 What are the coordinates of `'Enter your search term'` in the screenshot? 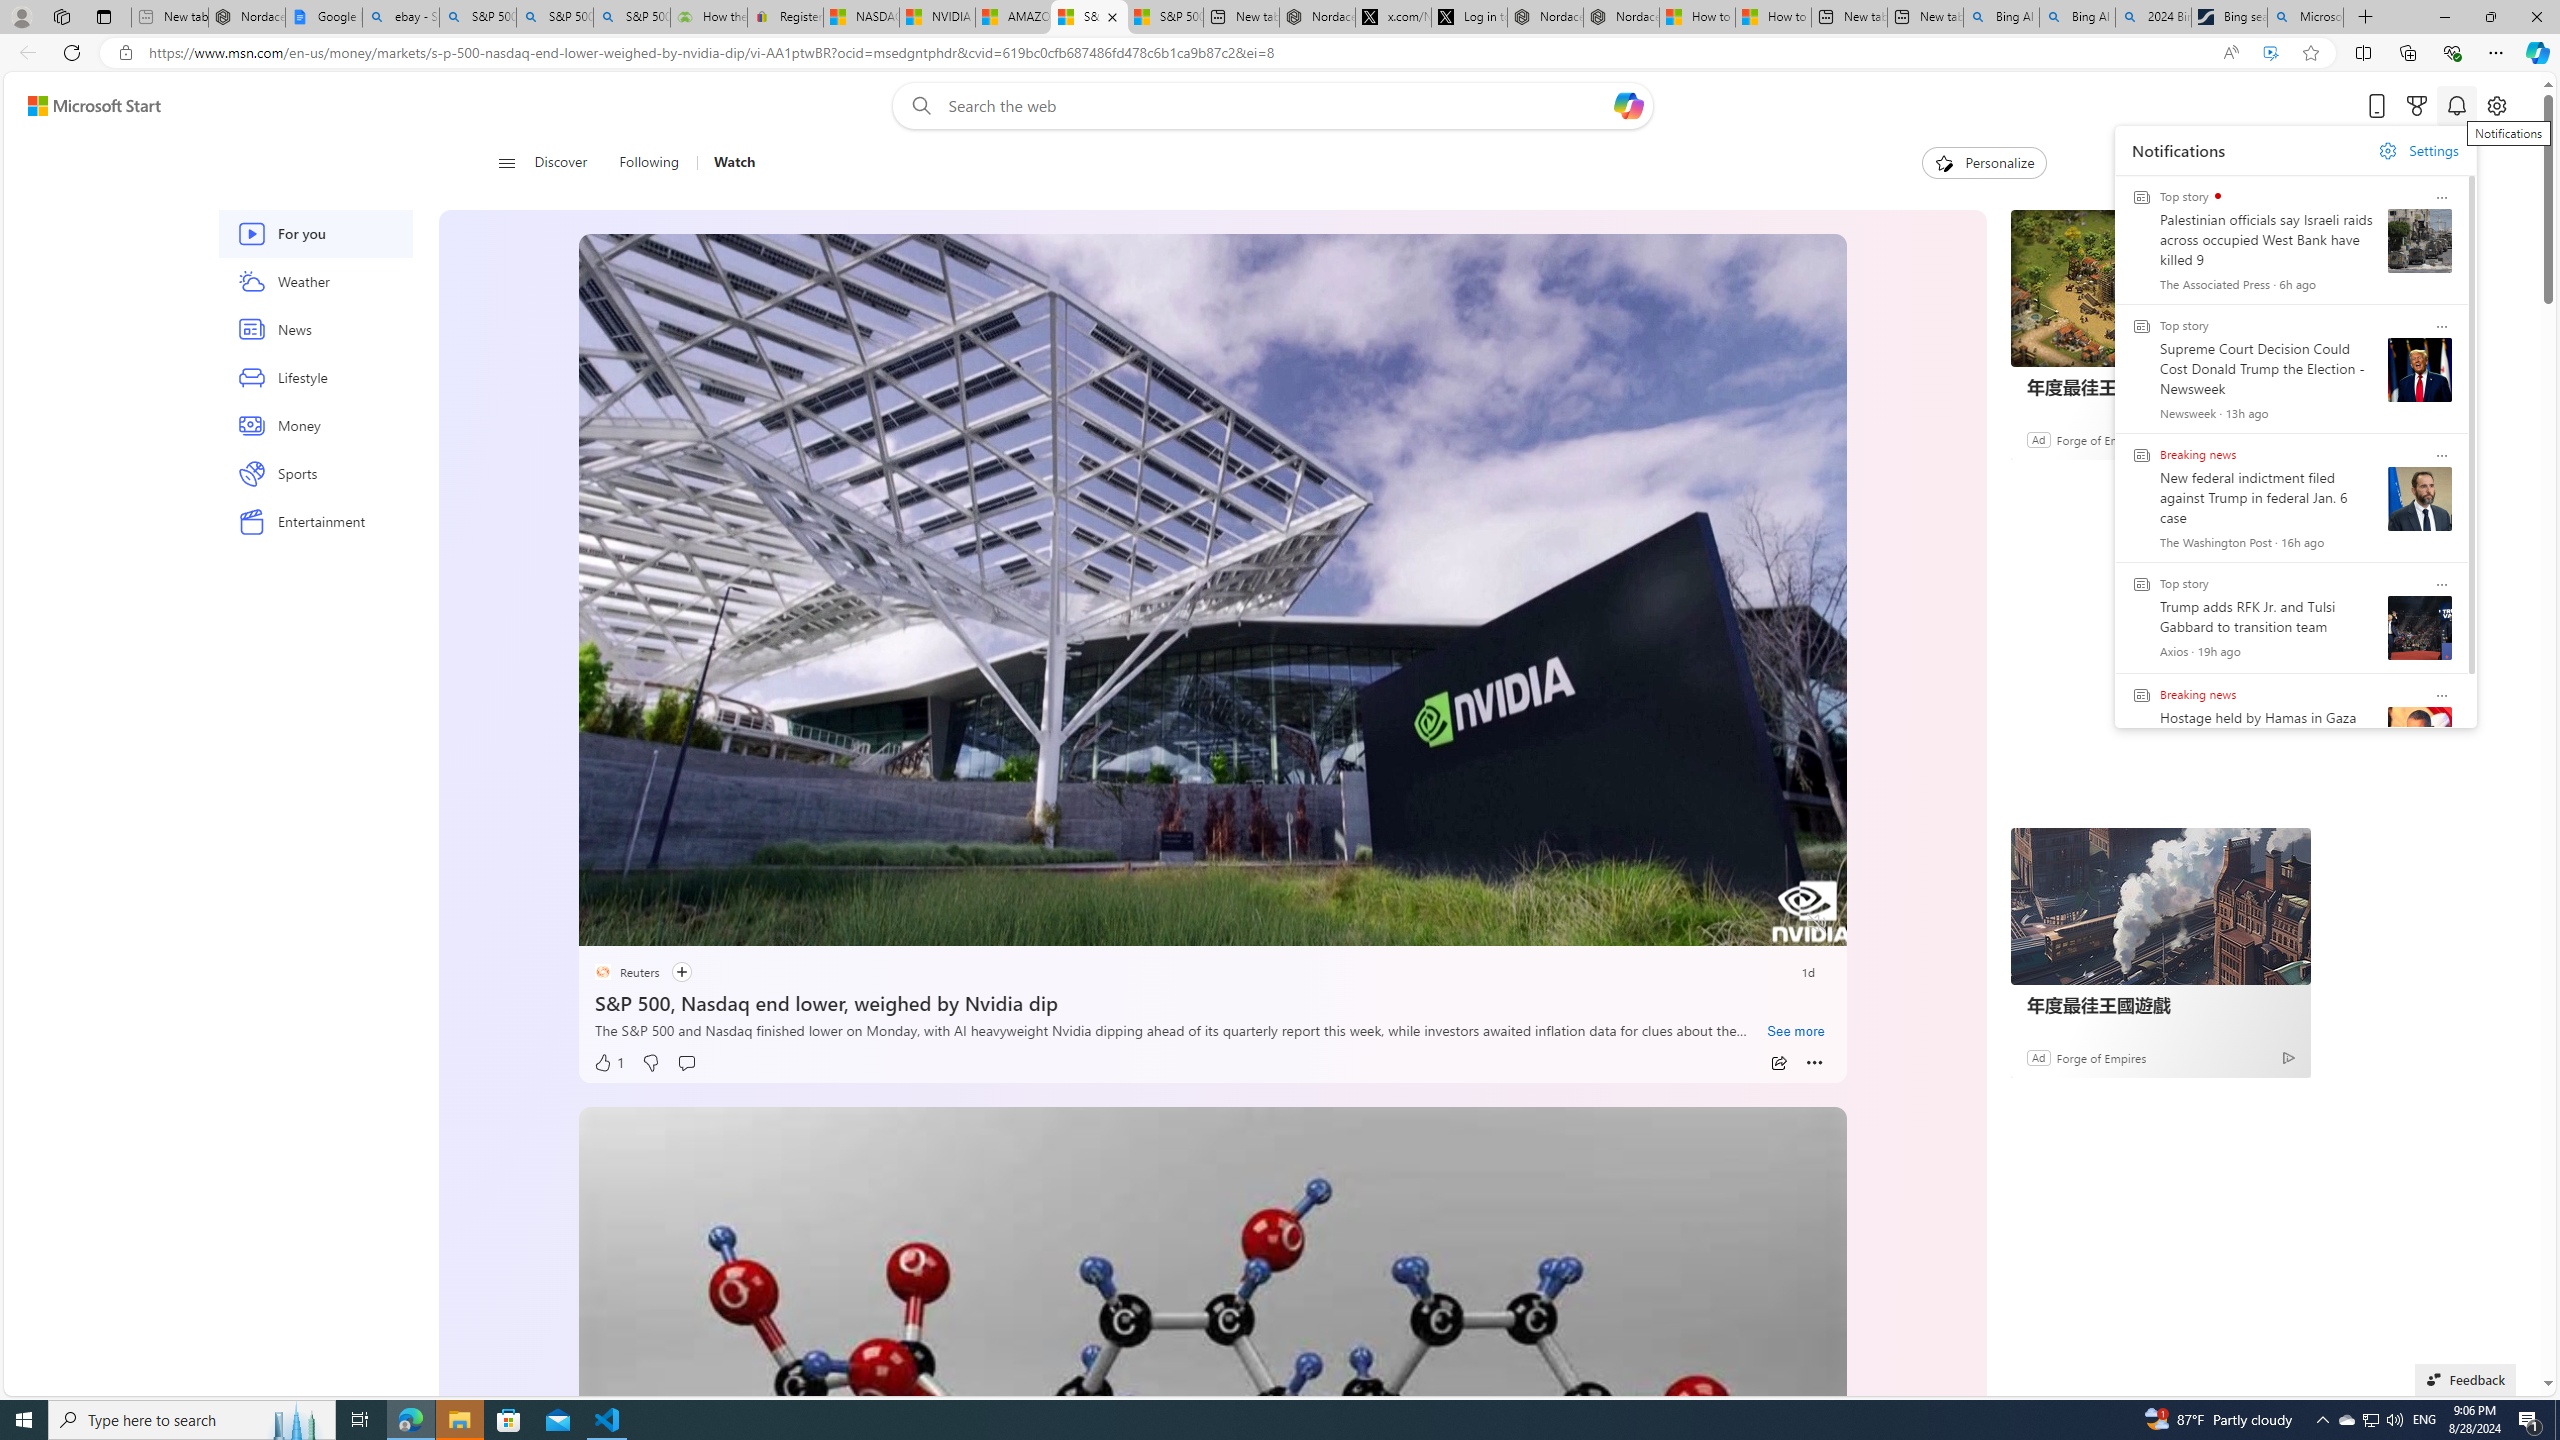 It's located at (1276, 104).